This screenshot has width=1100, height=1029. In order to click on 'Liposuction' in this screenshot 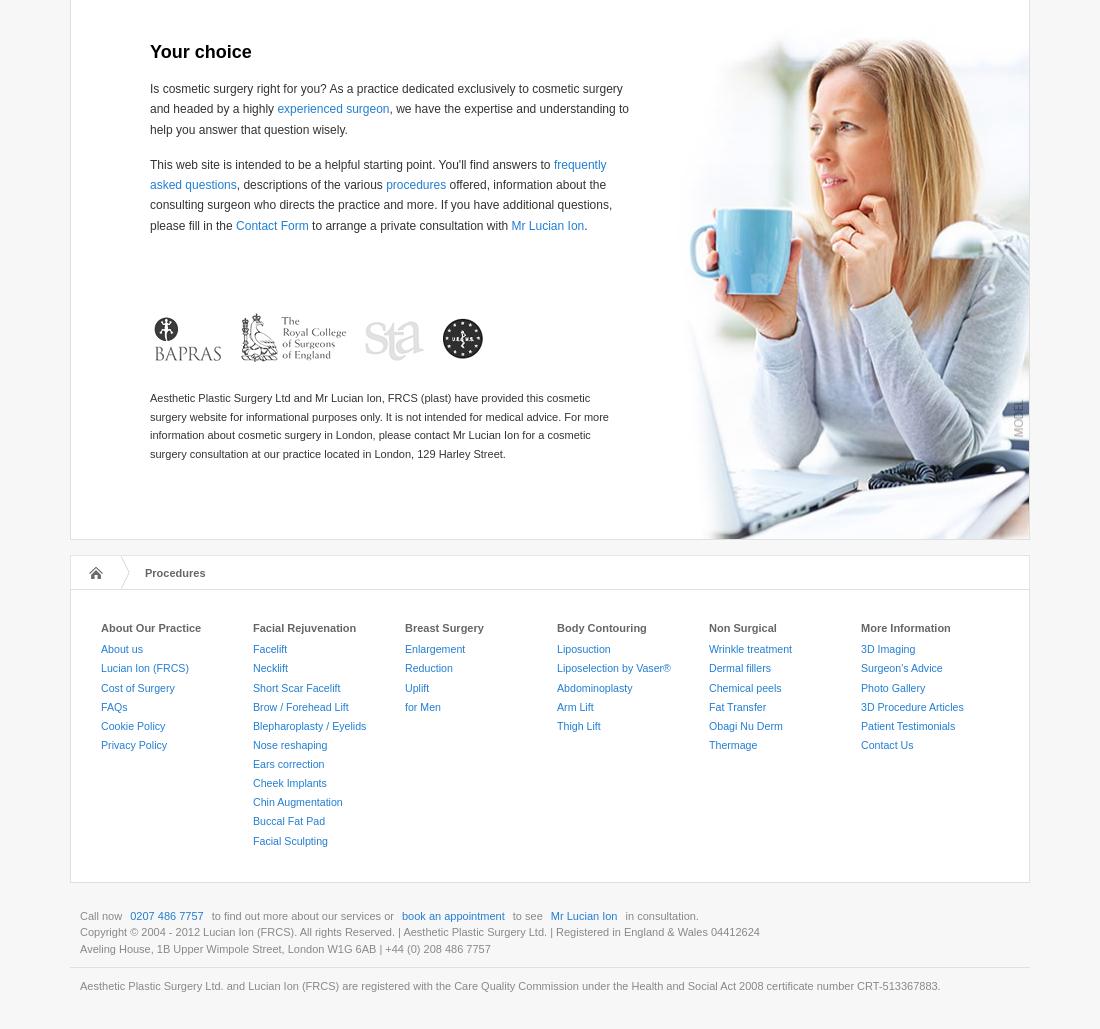, I will do `click(582, 648)`.